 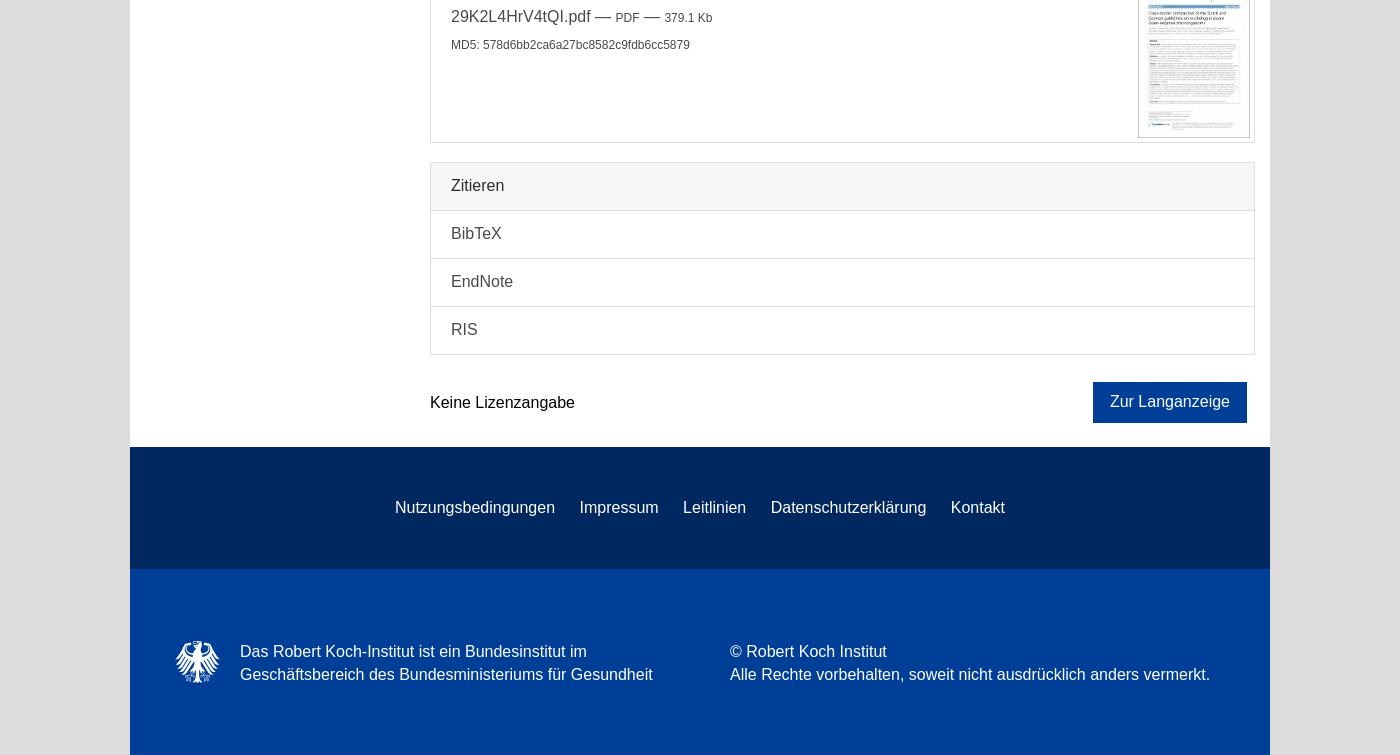 What do you see at coordinates (847, 505) in the screenshot?
I see `'Datenschutzerklärung'` at bounding box center [847, 505].